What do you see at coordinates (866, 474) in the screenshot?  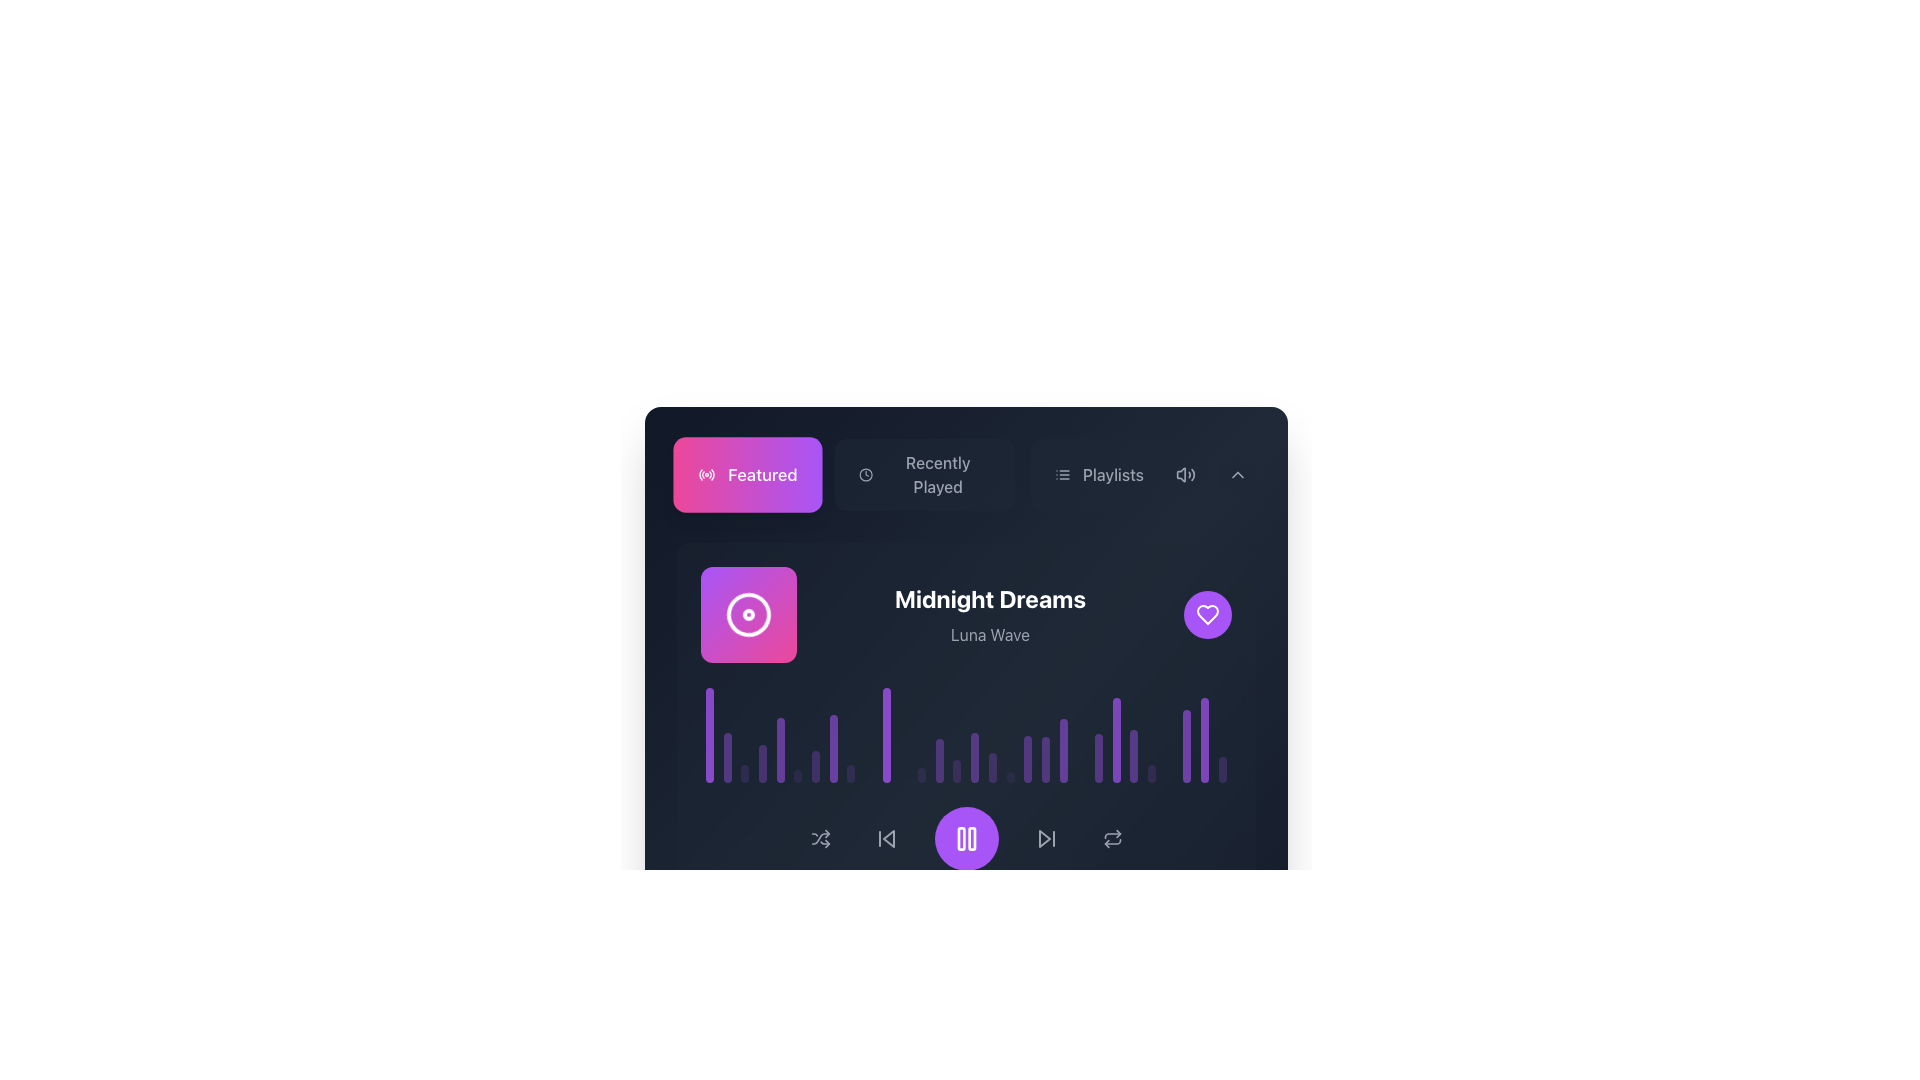 I see `the circular outline element within the SVG clock icon located in the top navigation bar, positioned to the right of the 'Featured' button` at bounding box center [866, 474].